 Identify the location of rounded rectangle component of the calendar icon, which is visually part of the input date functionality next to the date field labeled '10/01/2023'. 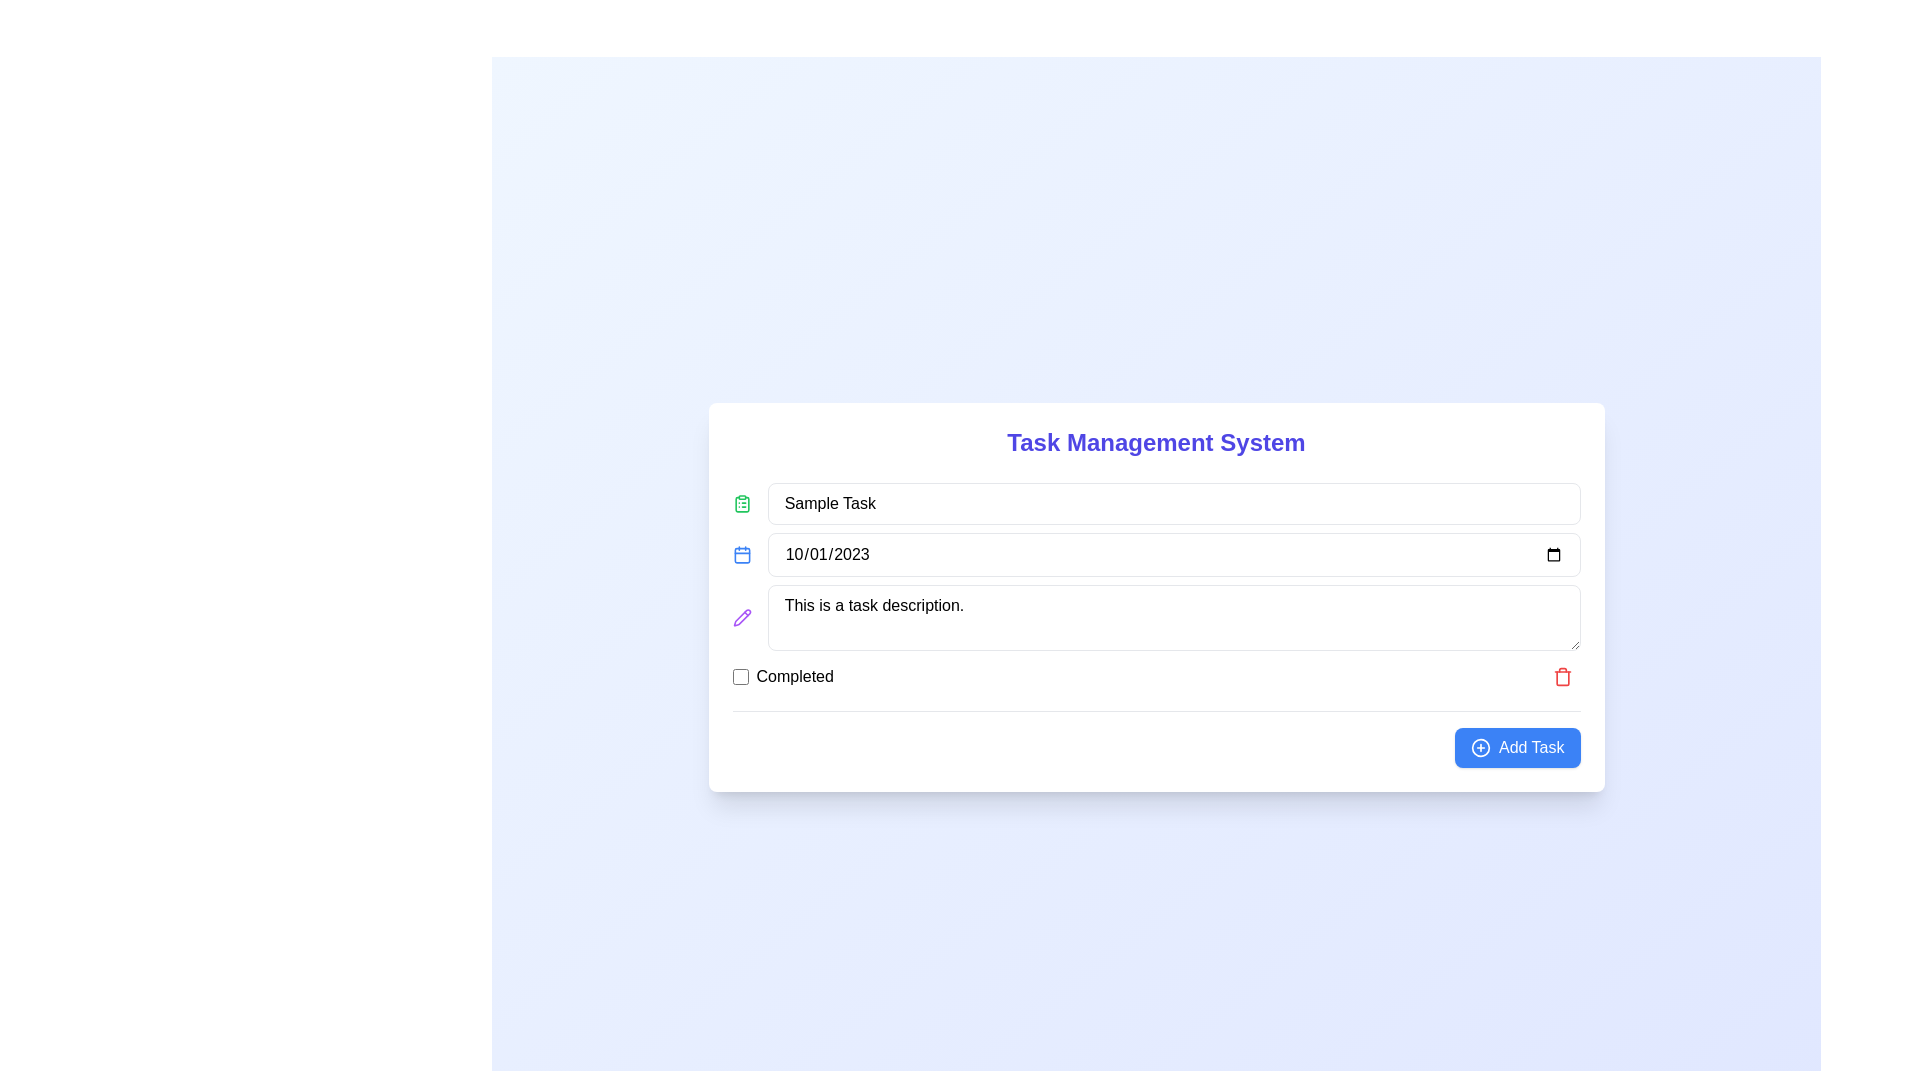
(741, 555).